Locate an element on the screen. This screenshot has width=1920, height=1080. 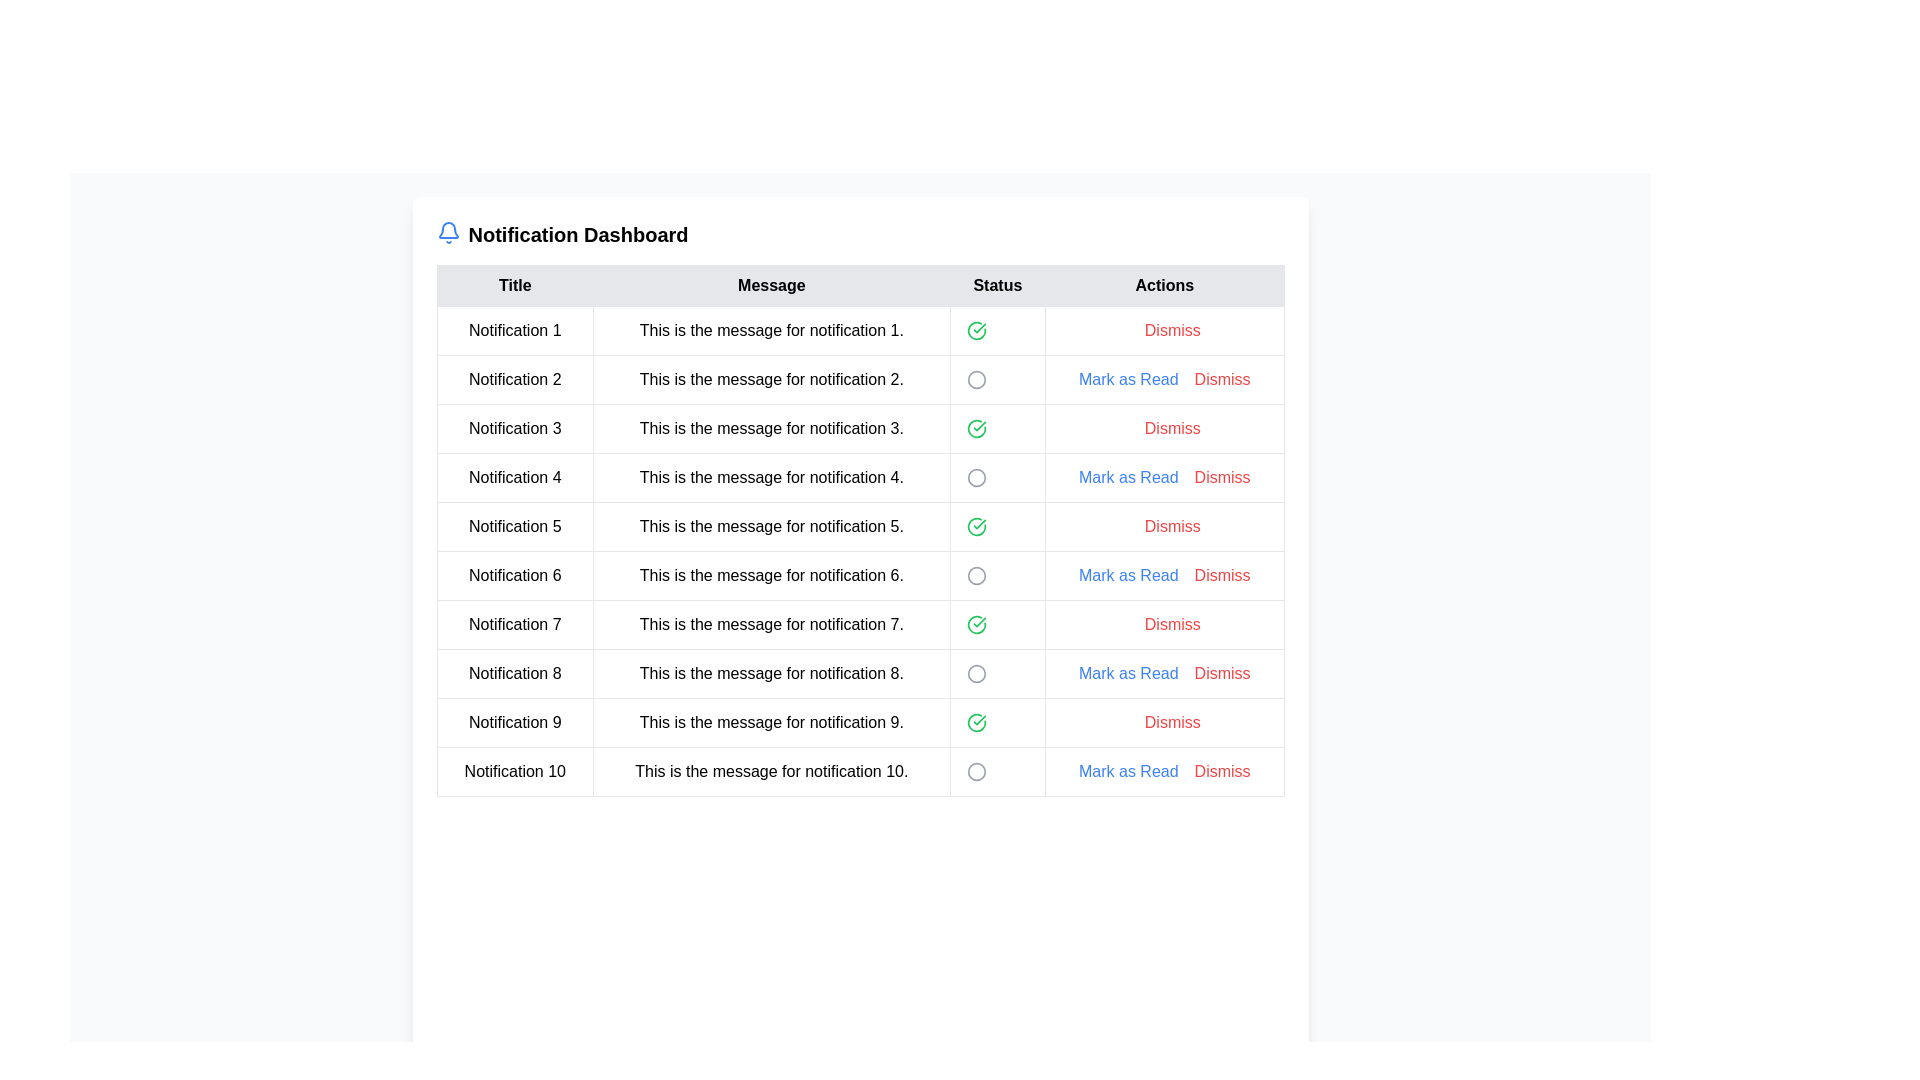
the 'Dismiss' button in the 'Actions' column of the notification dashboard, specifically aligned to the 'Notification 2' row, to underline the text is located at coordinates (1221, 380).